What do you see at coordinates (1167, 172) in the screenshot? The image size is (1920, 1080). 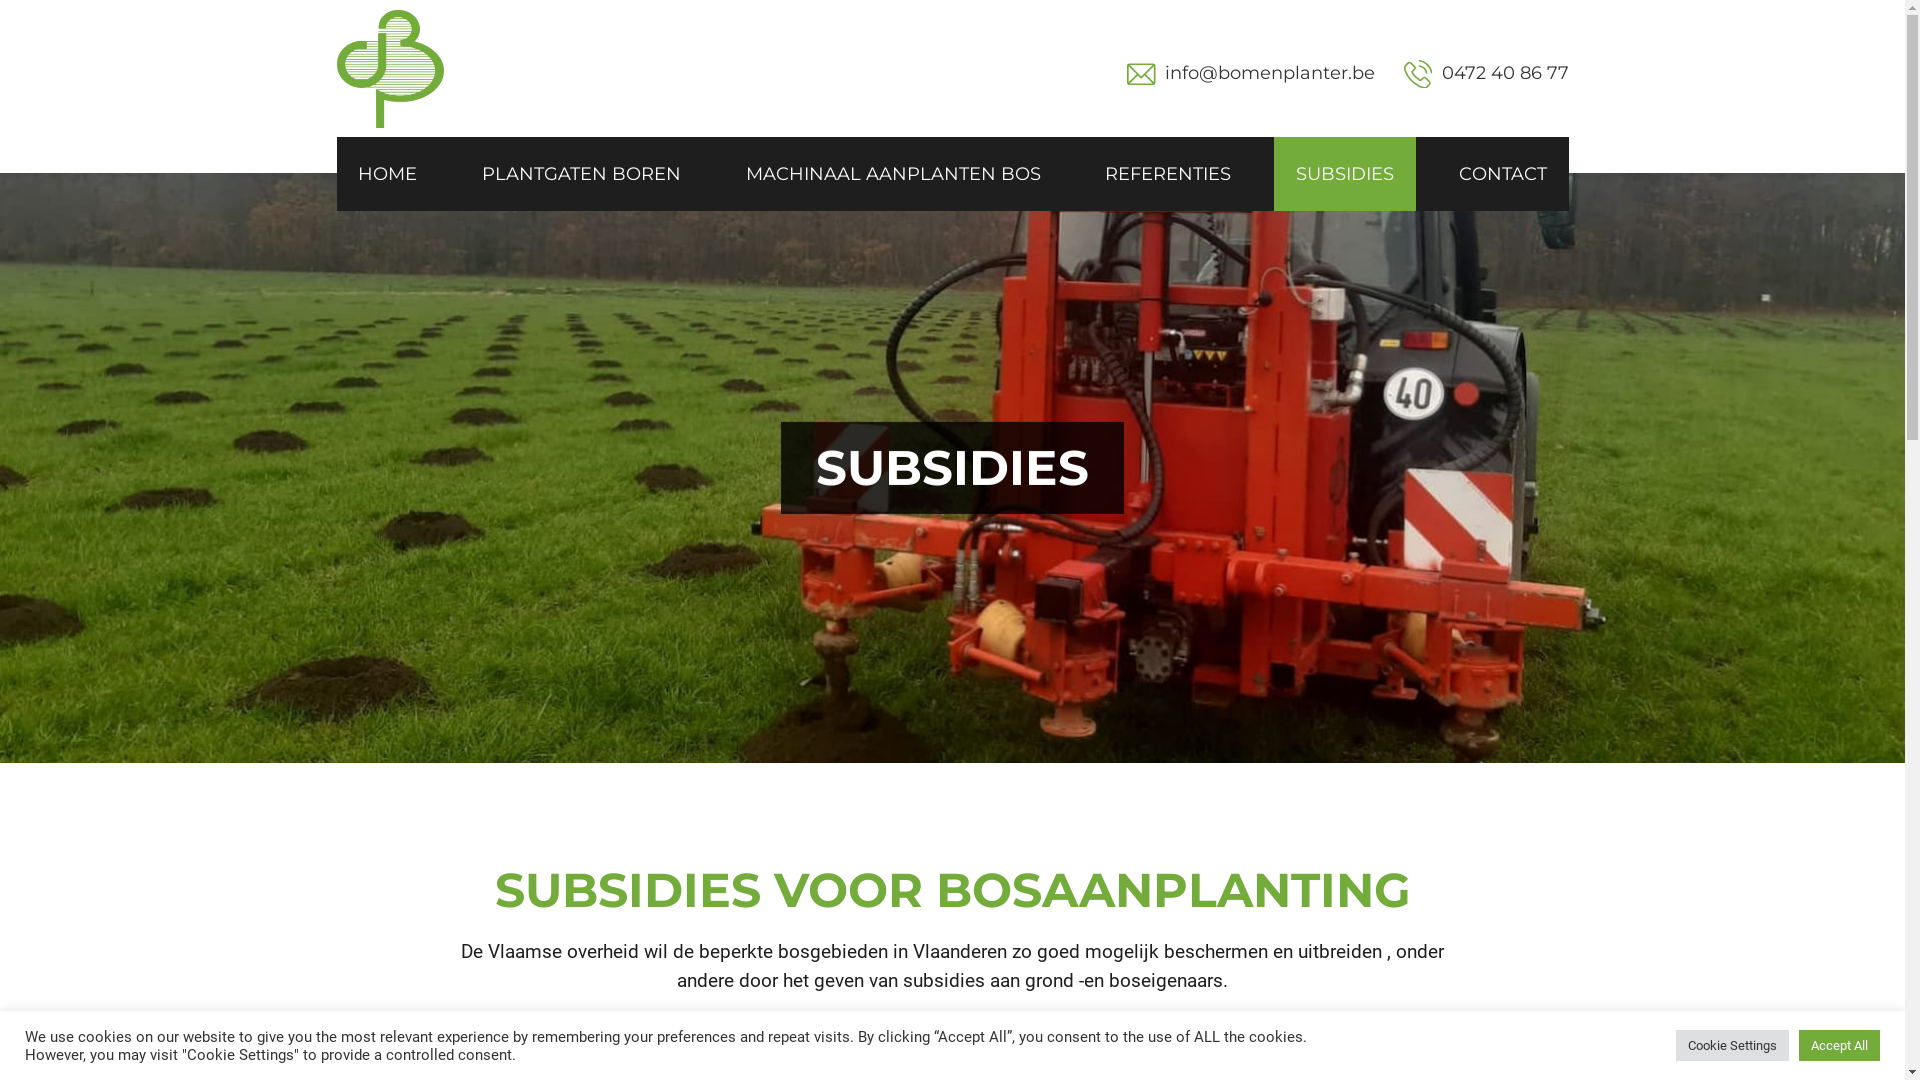 I see `'REFERENTIES'` at bounding box center [1167, 172].